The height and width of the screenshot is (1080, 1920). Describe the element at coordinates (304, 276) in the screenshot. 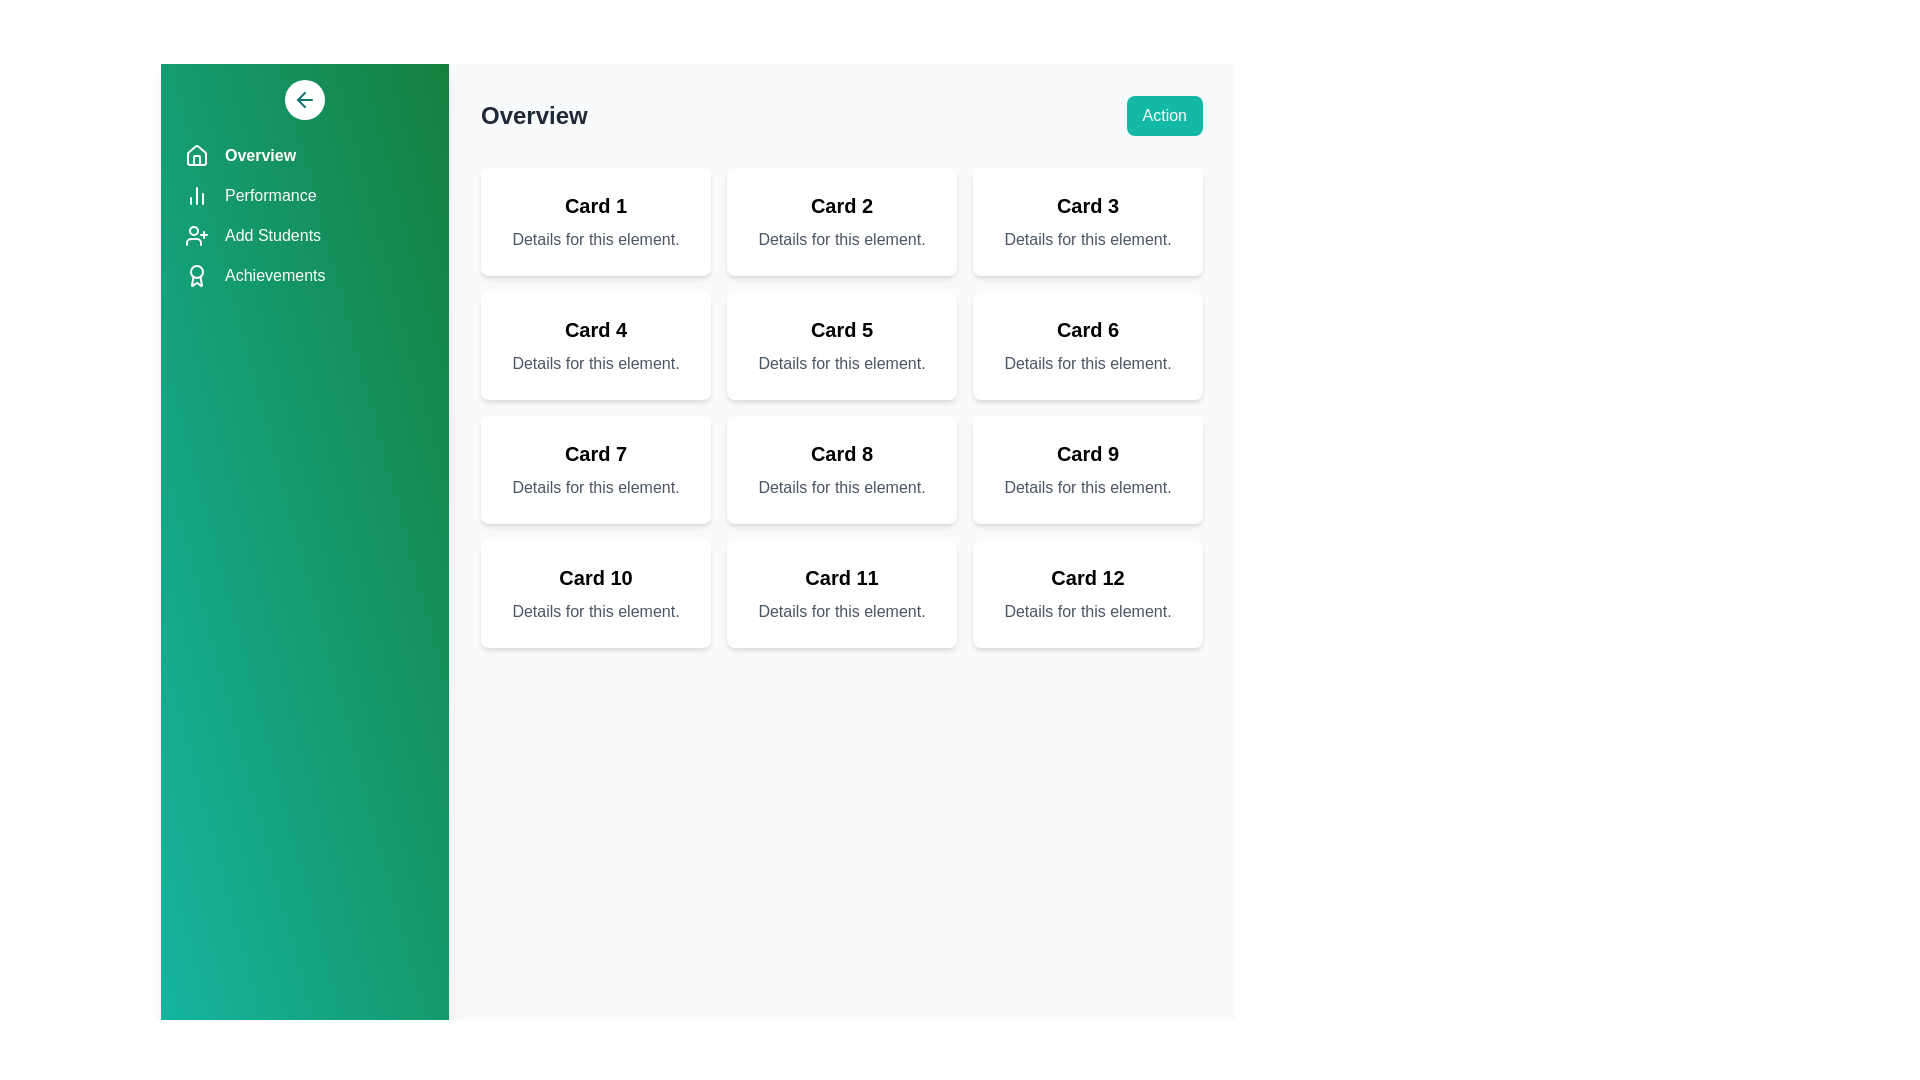

I see `the navigation item Achievements from the sidebar` at that location.